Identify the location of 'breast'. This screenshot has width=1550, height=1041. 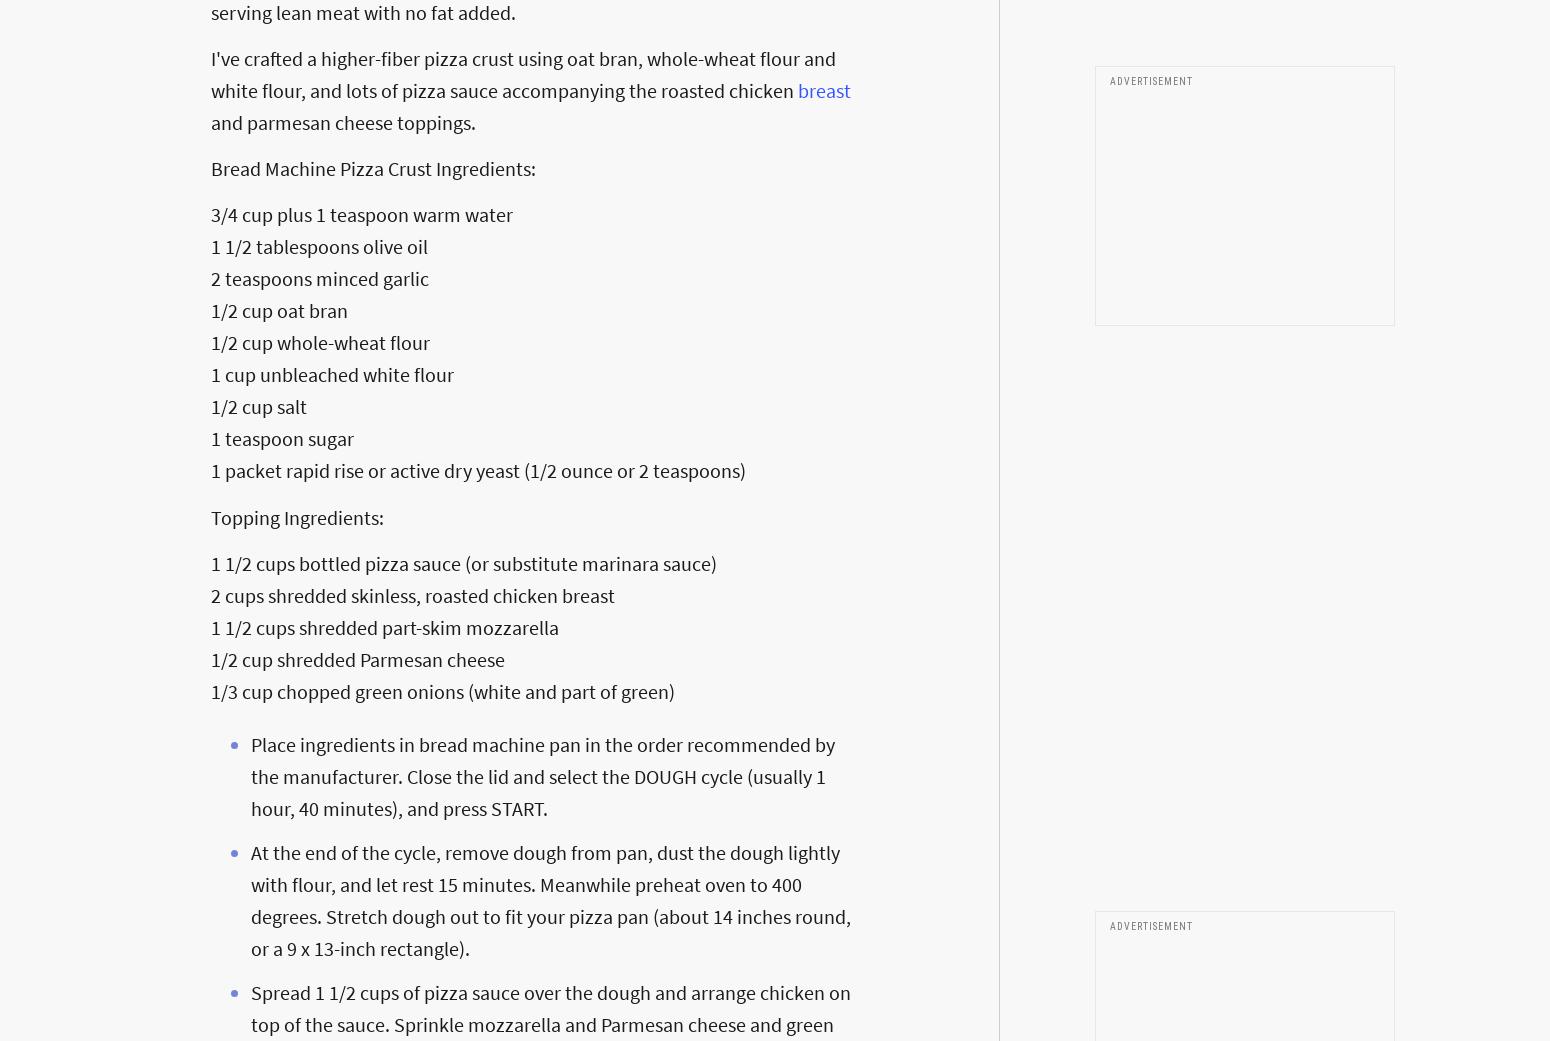
(796, 88).